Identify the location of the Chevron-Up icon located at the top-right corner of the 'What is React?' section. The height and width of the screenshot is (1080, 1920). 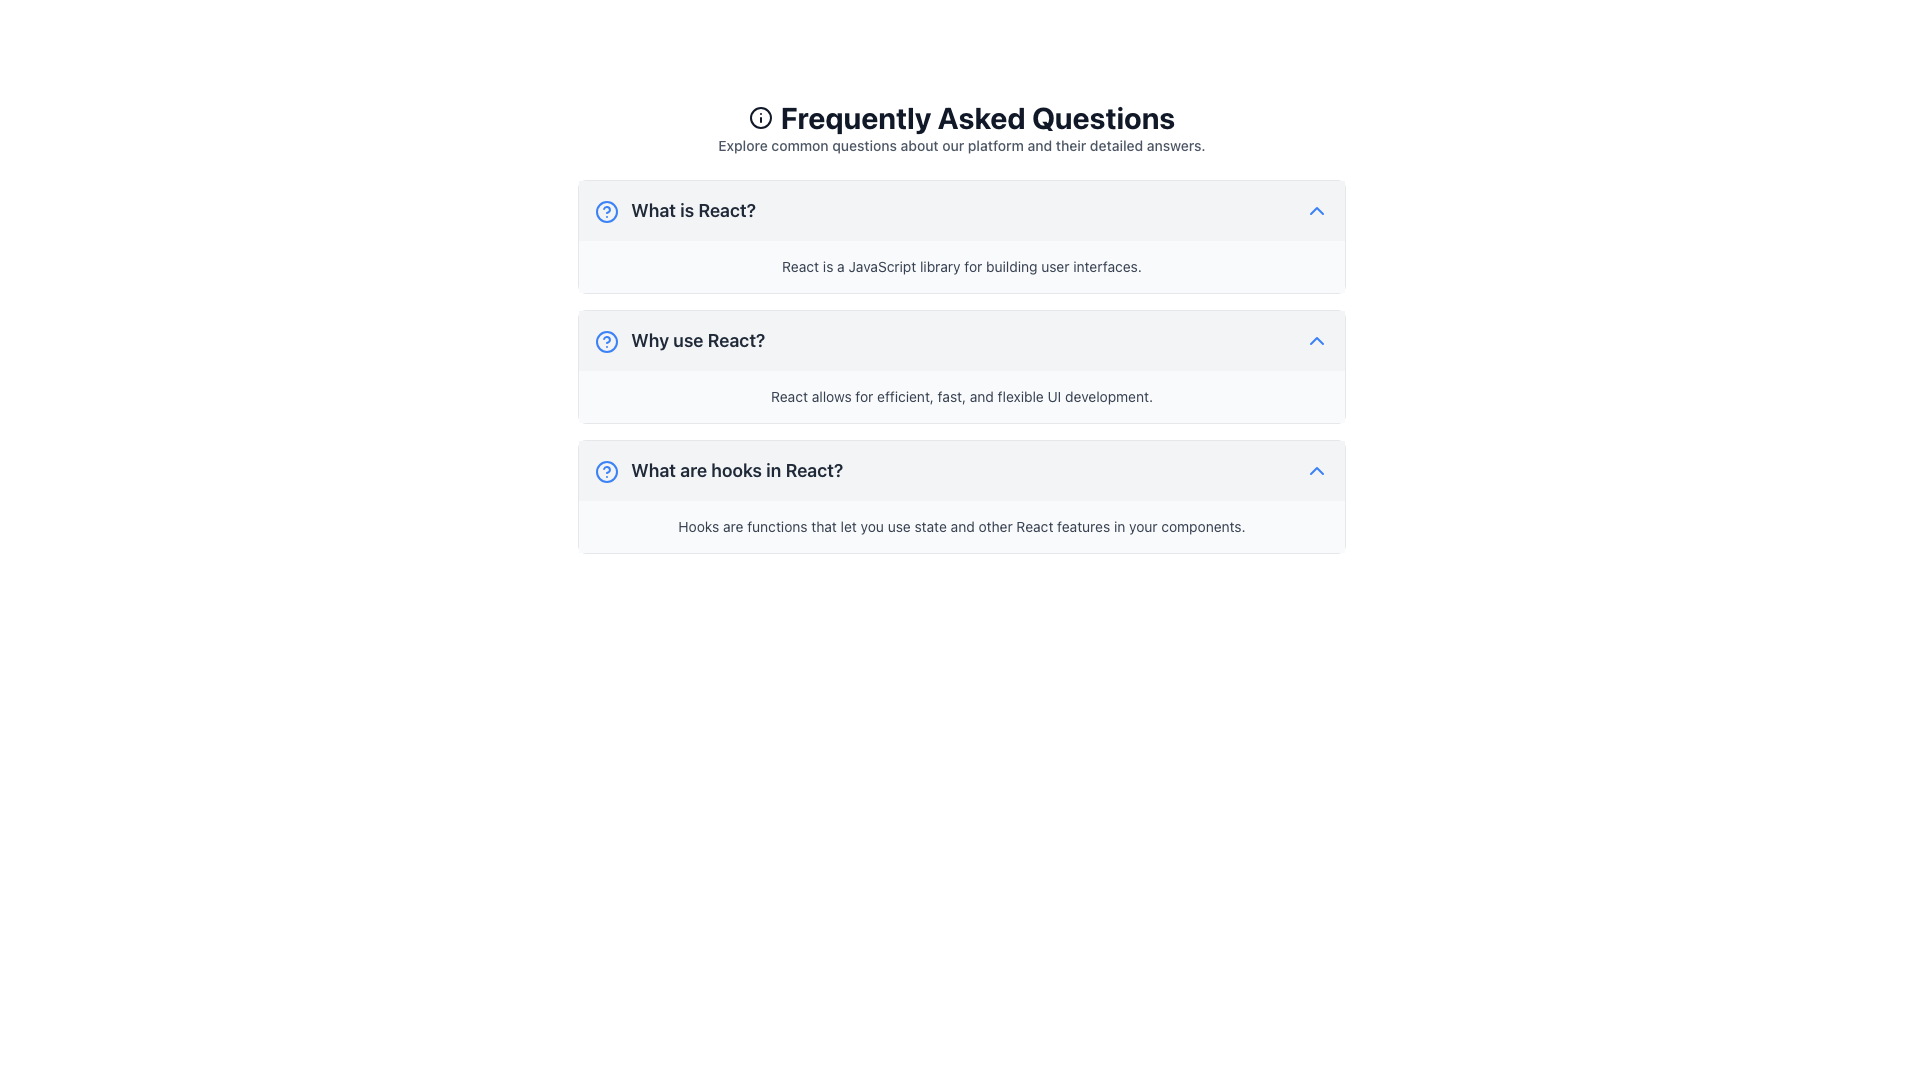
(1316, 211).